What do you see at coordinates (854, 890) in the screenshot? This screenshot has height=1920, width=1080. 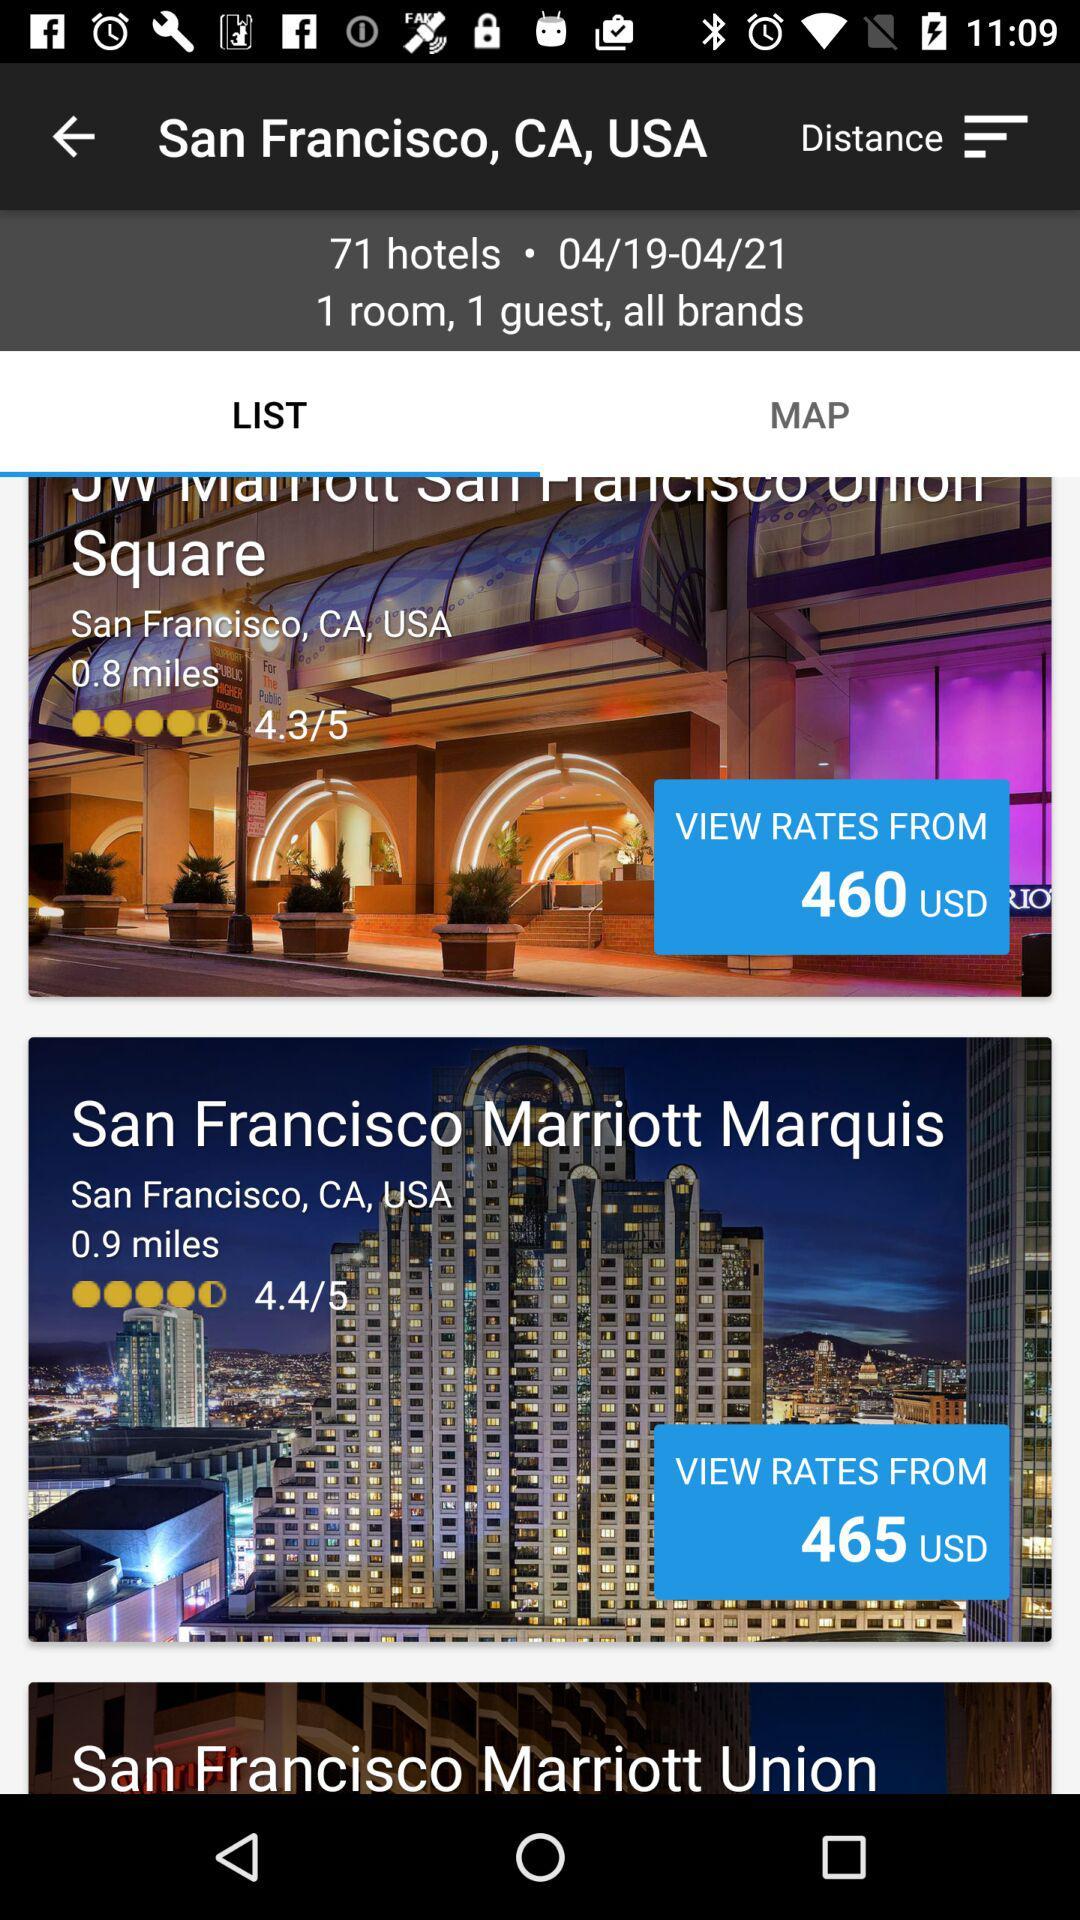 I see `item below view rates from item` at bounding box center [854, 890].